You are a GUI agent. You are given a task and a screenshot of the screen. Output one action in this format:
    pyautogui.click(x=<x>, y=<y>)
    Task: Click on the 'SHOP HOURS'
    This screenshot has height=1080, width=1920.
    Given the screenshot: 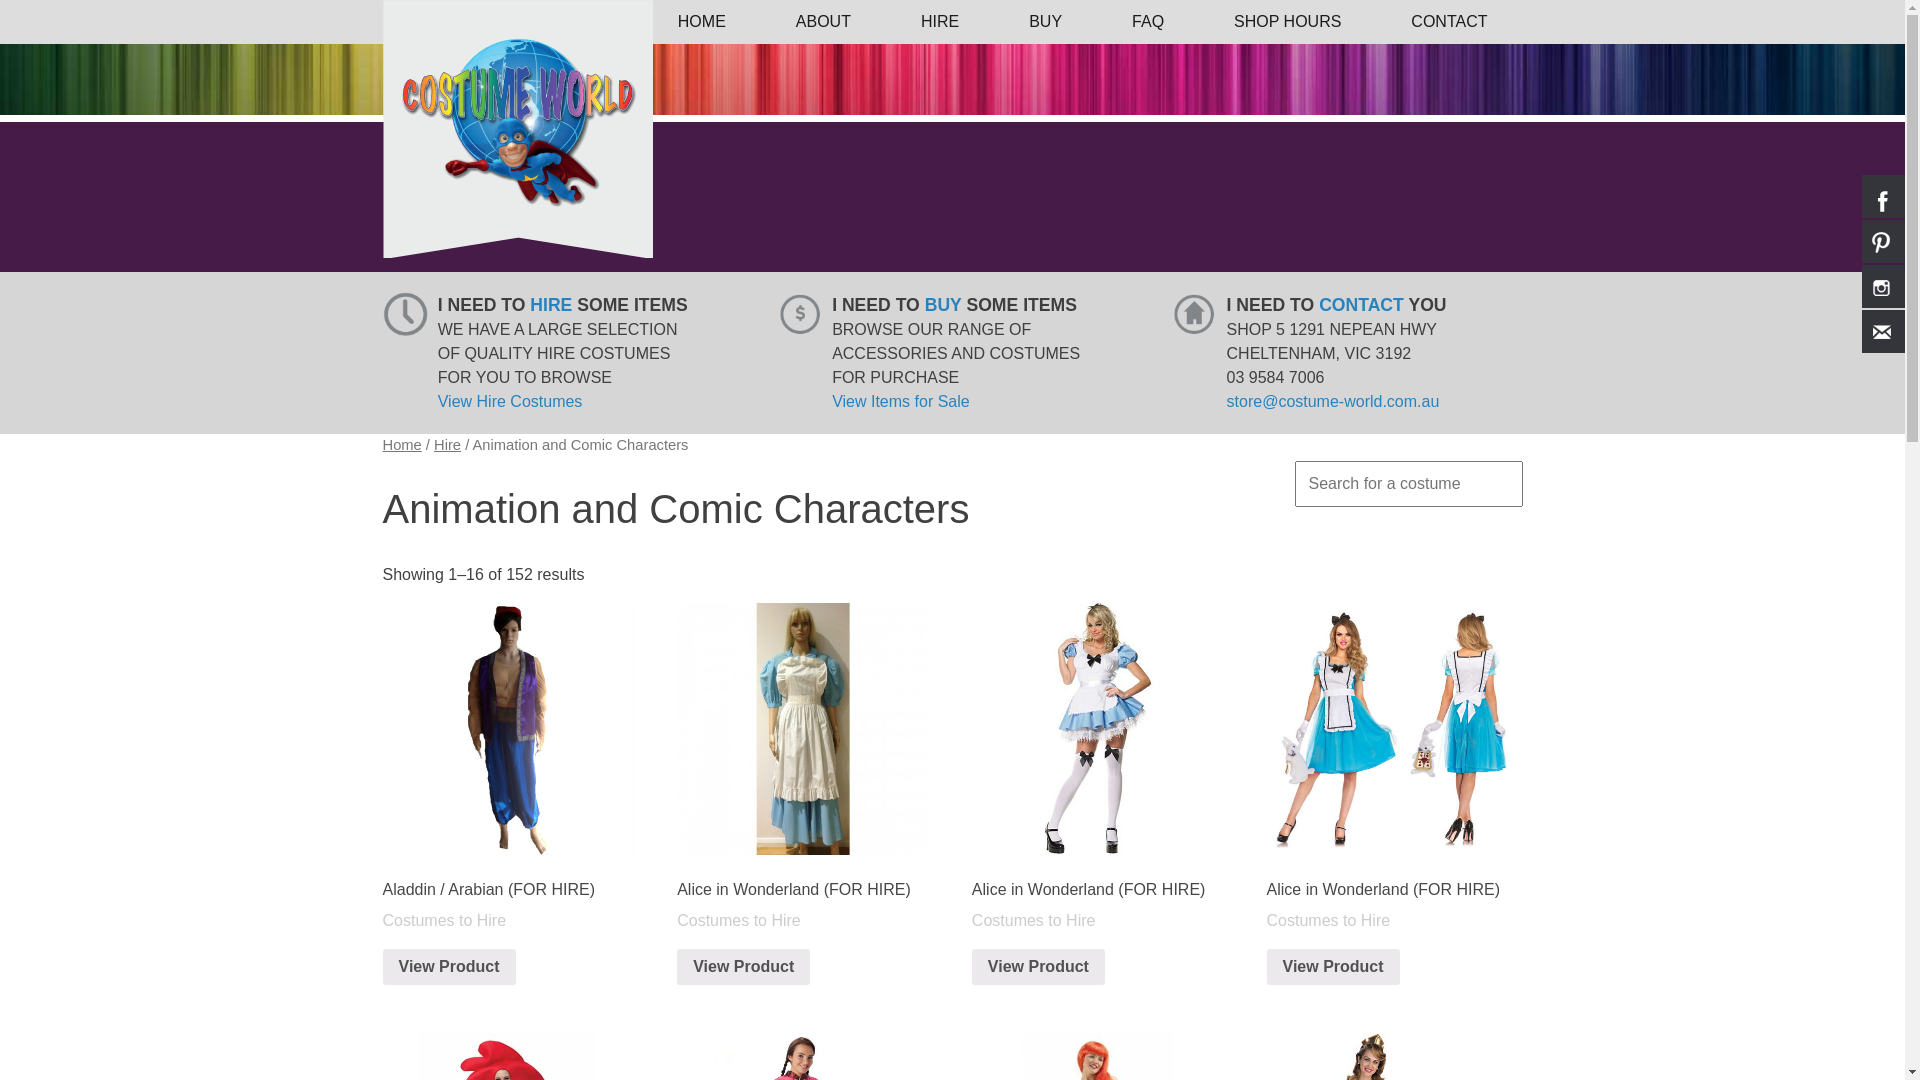 What is the action you would take?
    pyautogui.click(x=1287, y=22)
    